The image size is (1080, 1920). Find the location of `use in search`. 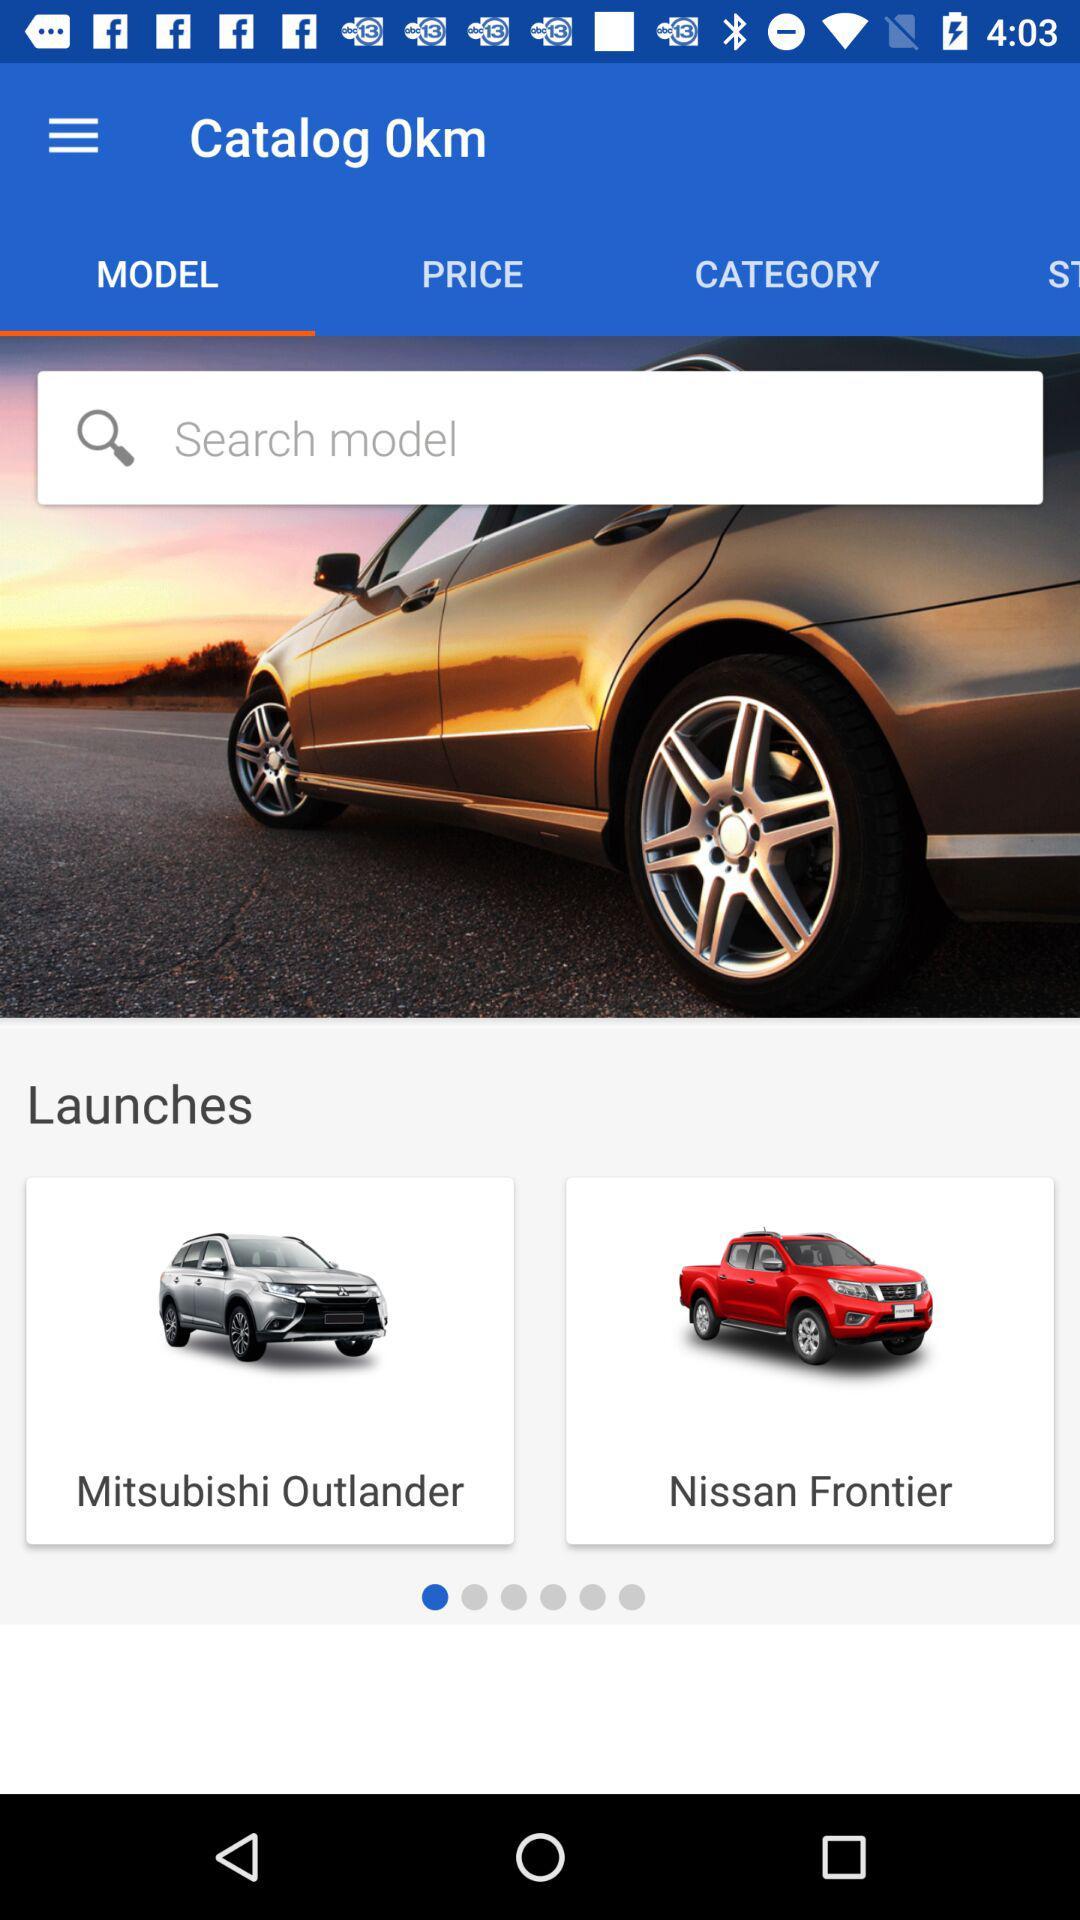

use in search is located at coordinates (540, 436).